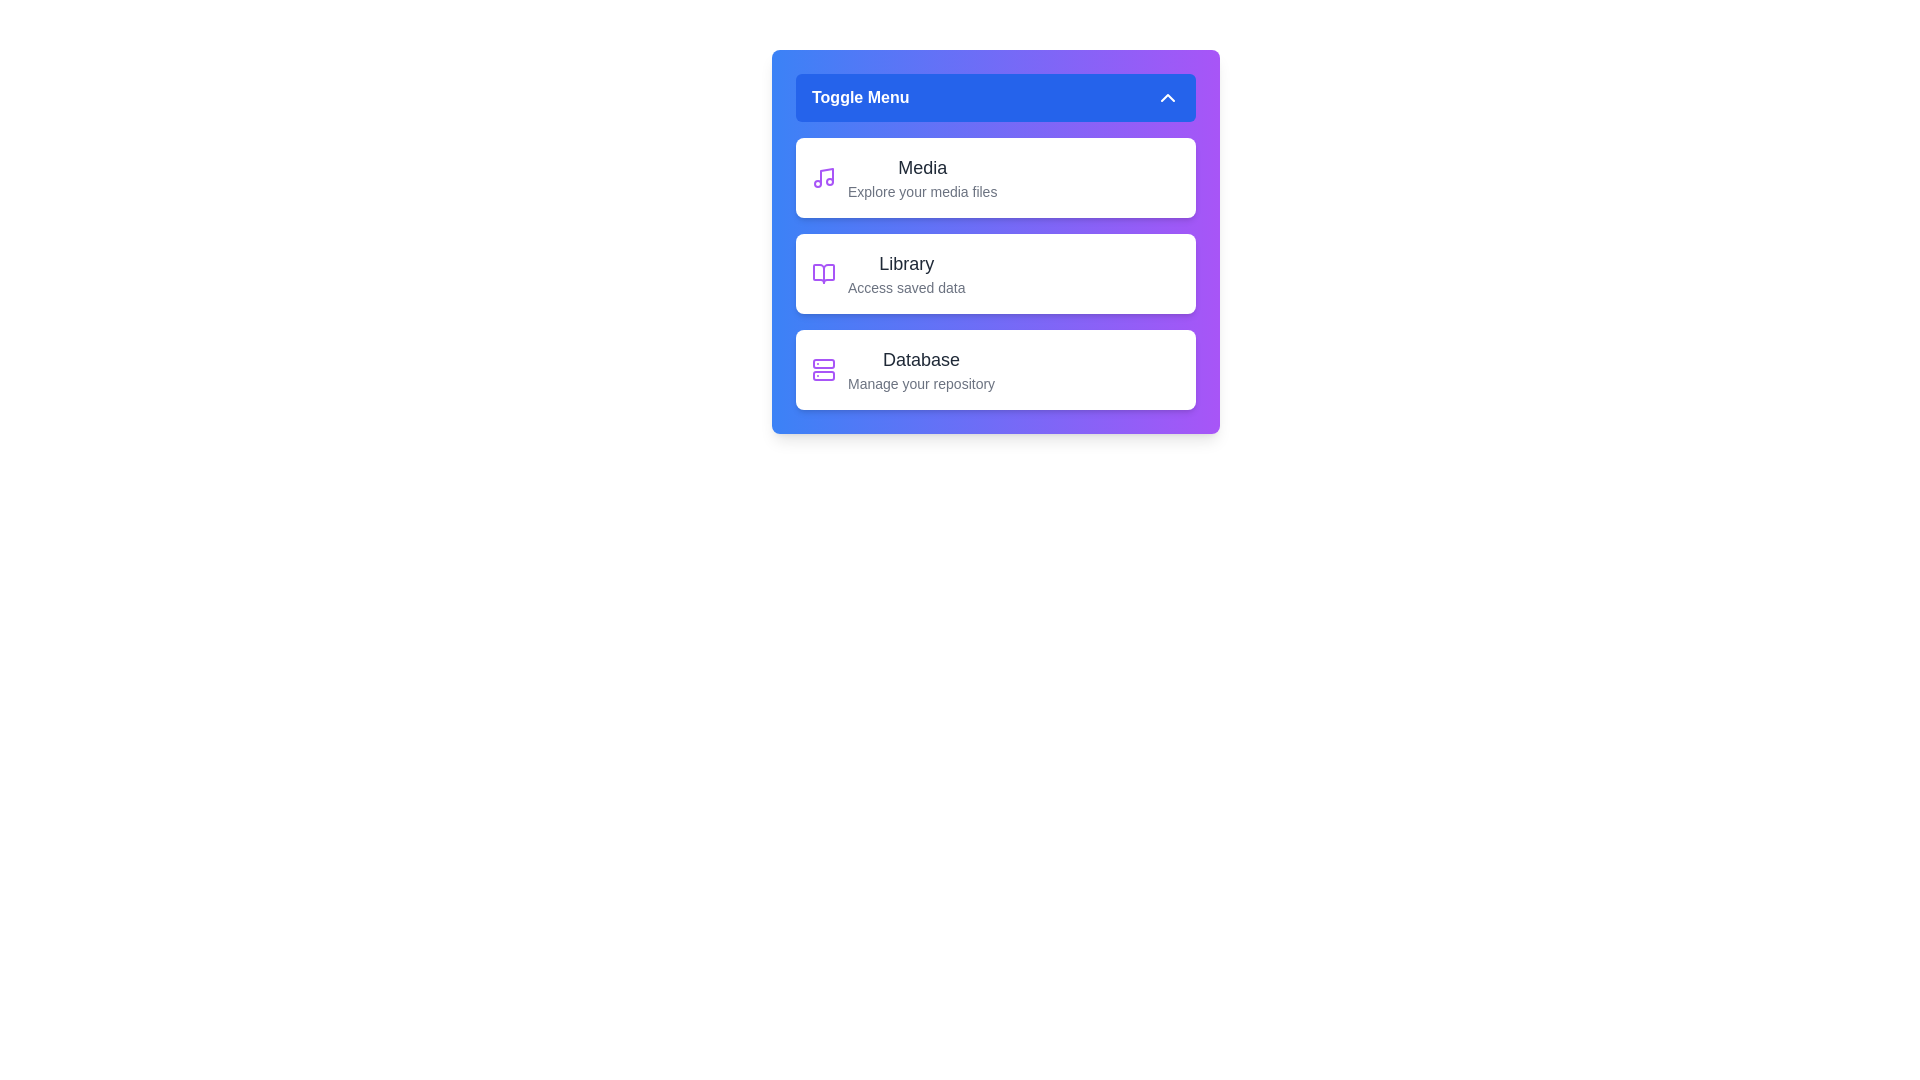 This screenshot has width=1920, height=1080. Describe the element at coordinates (824, 370) in the screenshot. I see `the Database icon to interact with it` at that location.